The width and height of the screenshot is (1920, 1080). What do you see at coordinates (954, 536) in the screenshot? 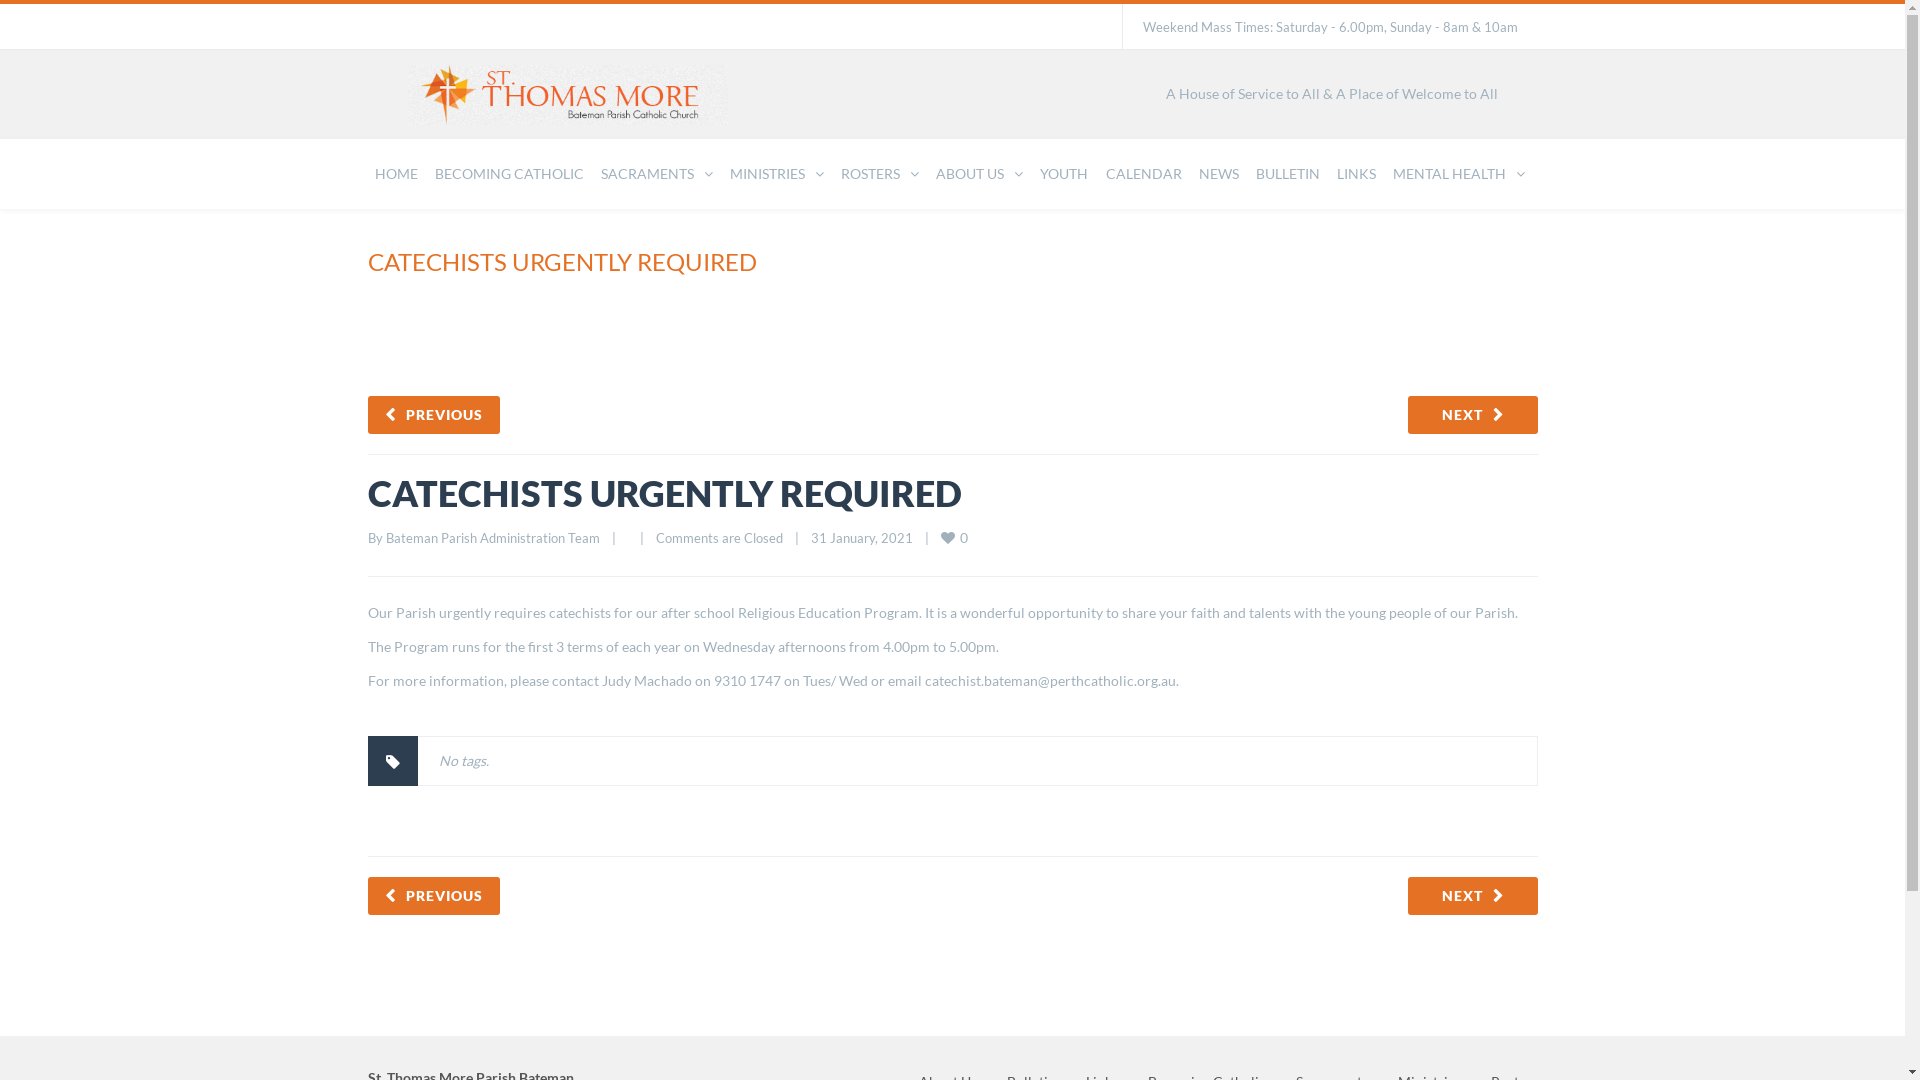
I see `'0 '` at bounding box center [954, 536].